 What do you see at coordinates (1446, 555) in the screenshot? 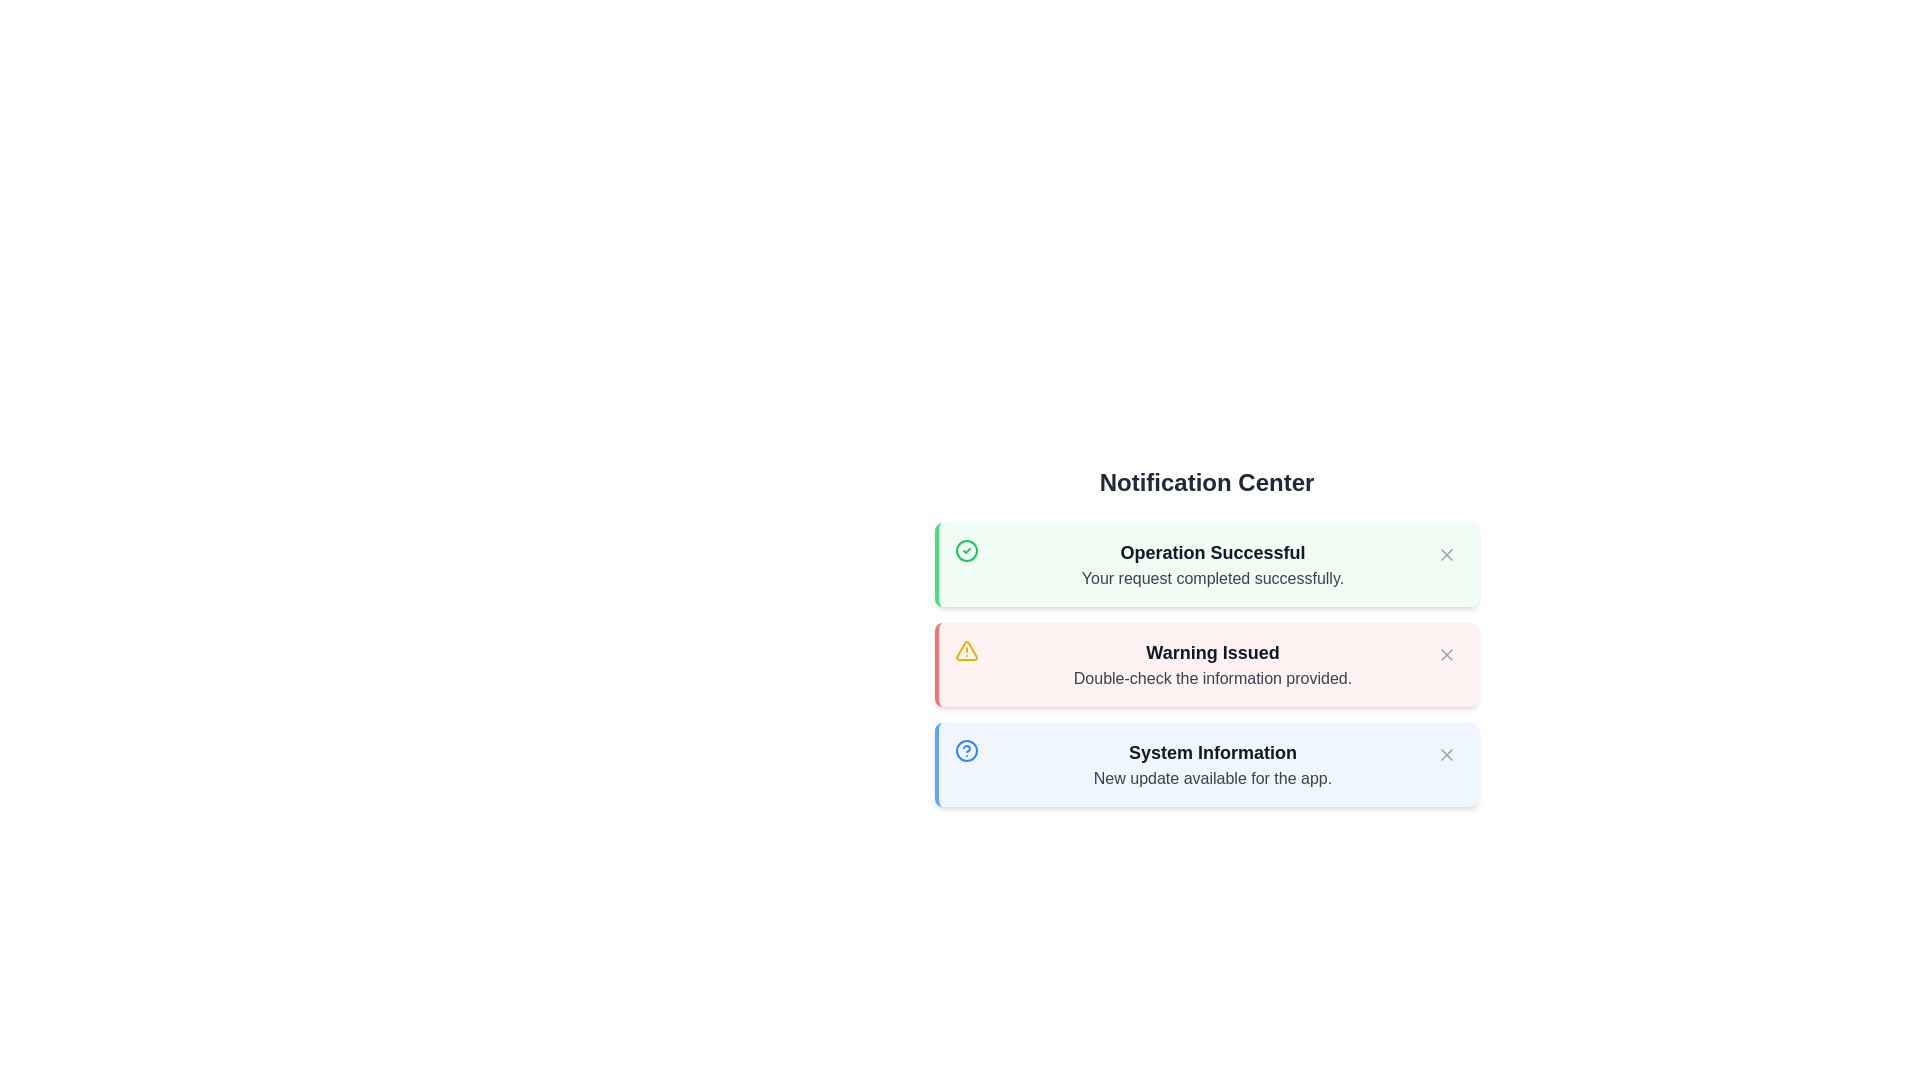
I see `the close button decorated with an icon located at the far-right of the 'Operation Successful' banner` at bounding box center [1446, 555].